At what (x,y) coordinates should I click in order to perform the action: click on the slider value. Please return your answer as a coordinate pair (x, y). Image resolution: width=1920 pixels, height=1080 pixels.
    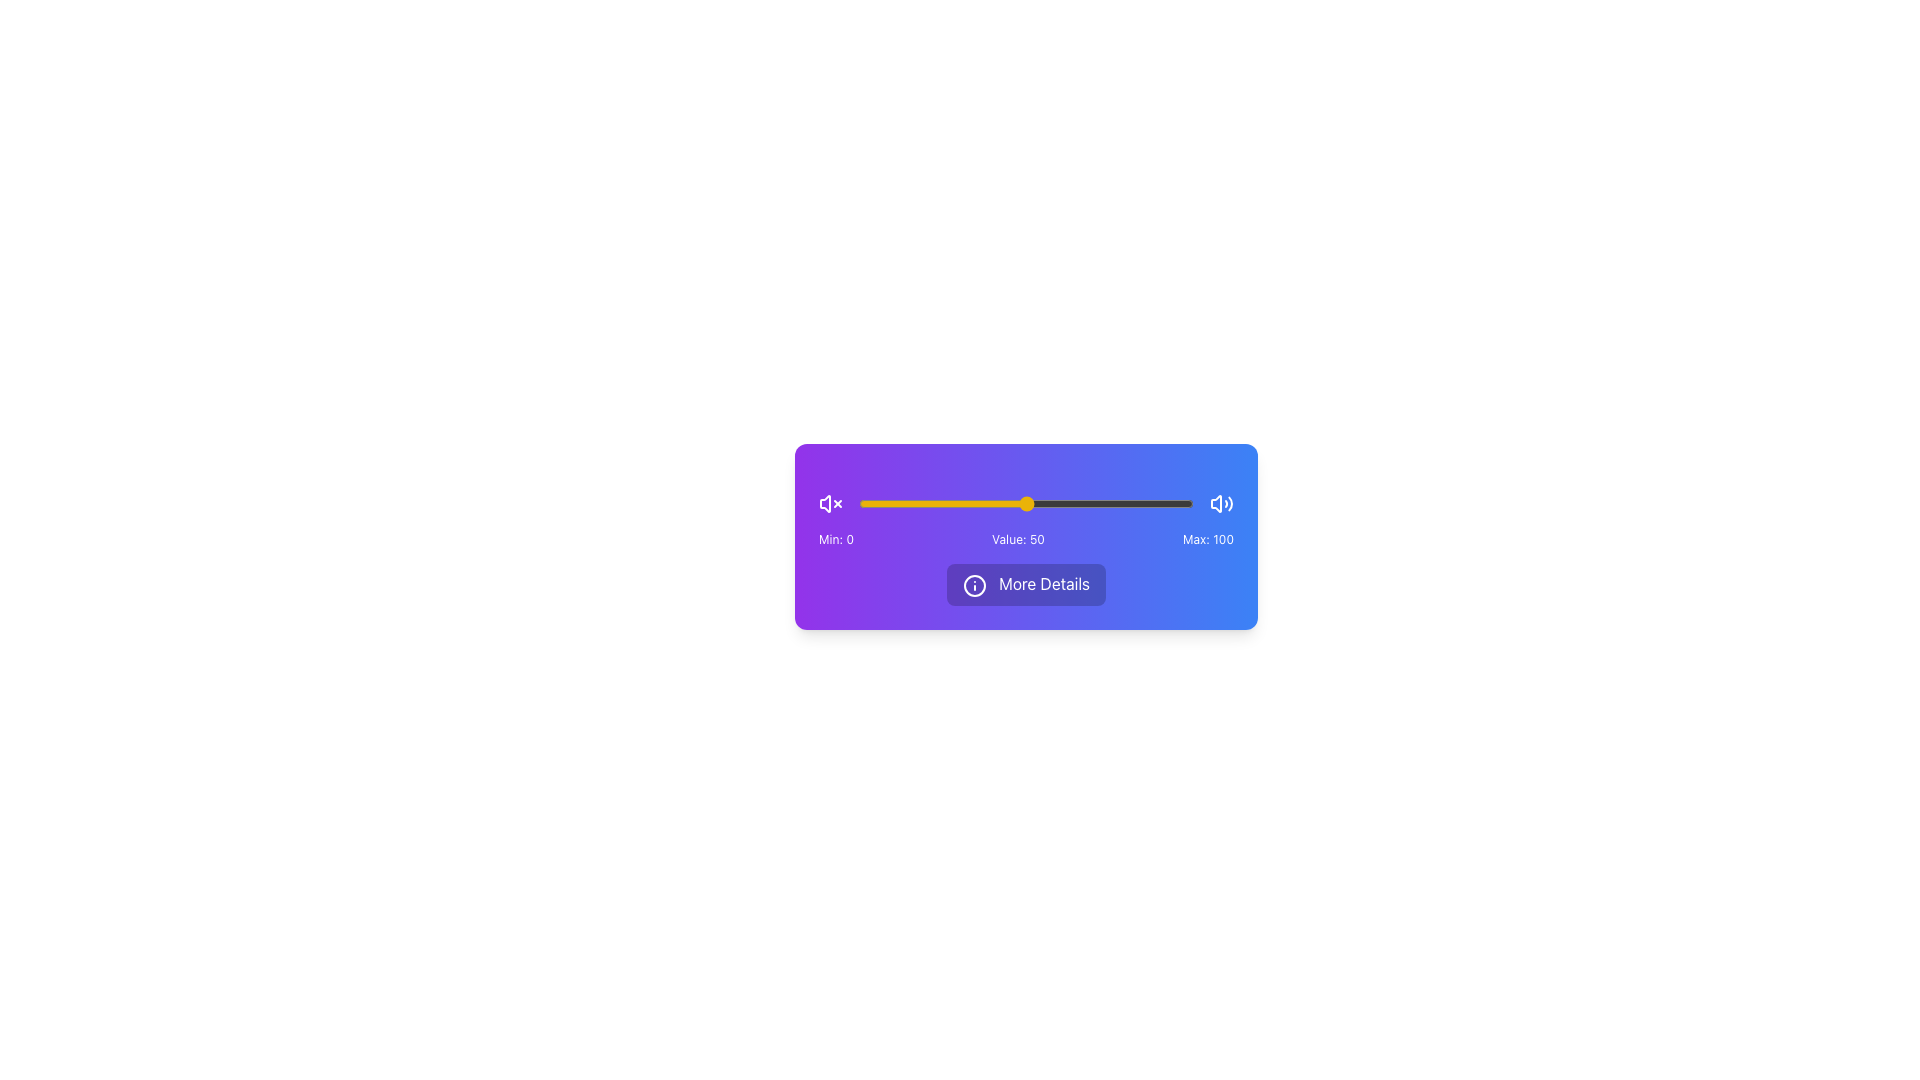
    Looking at the image, I should click on (1016, 503).